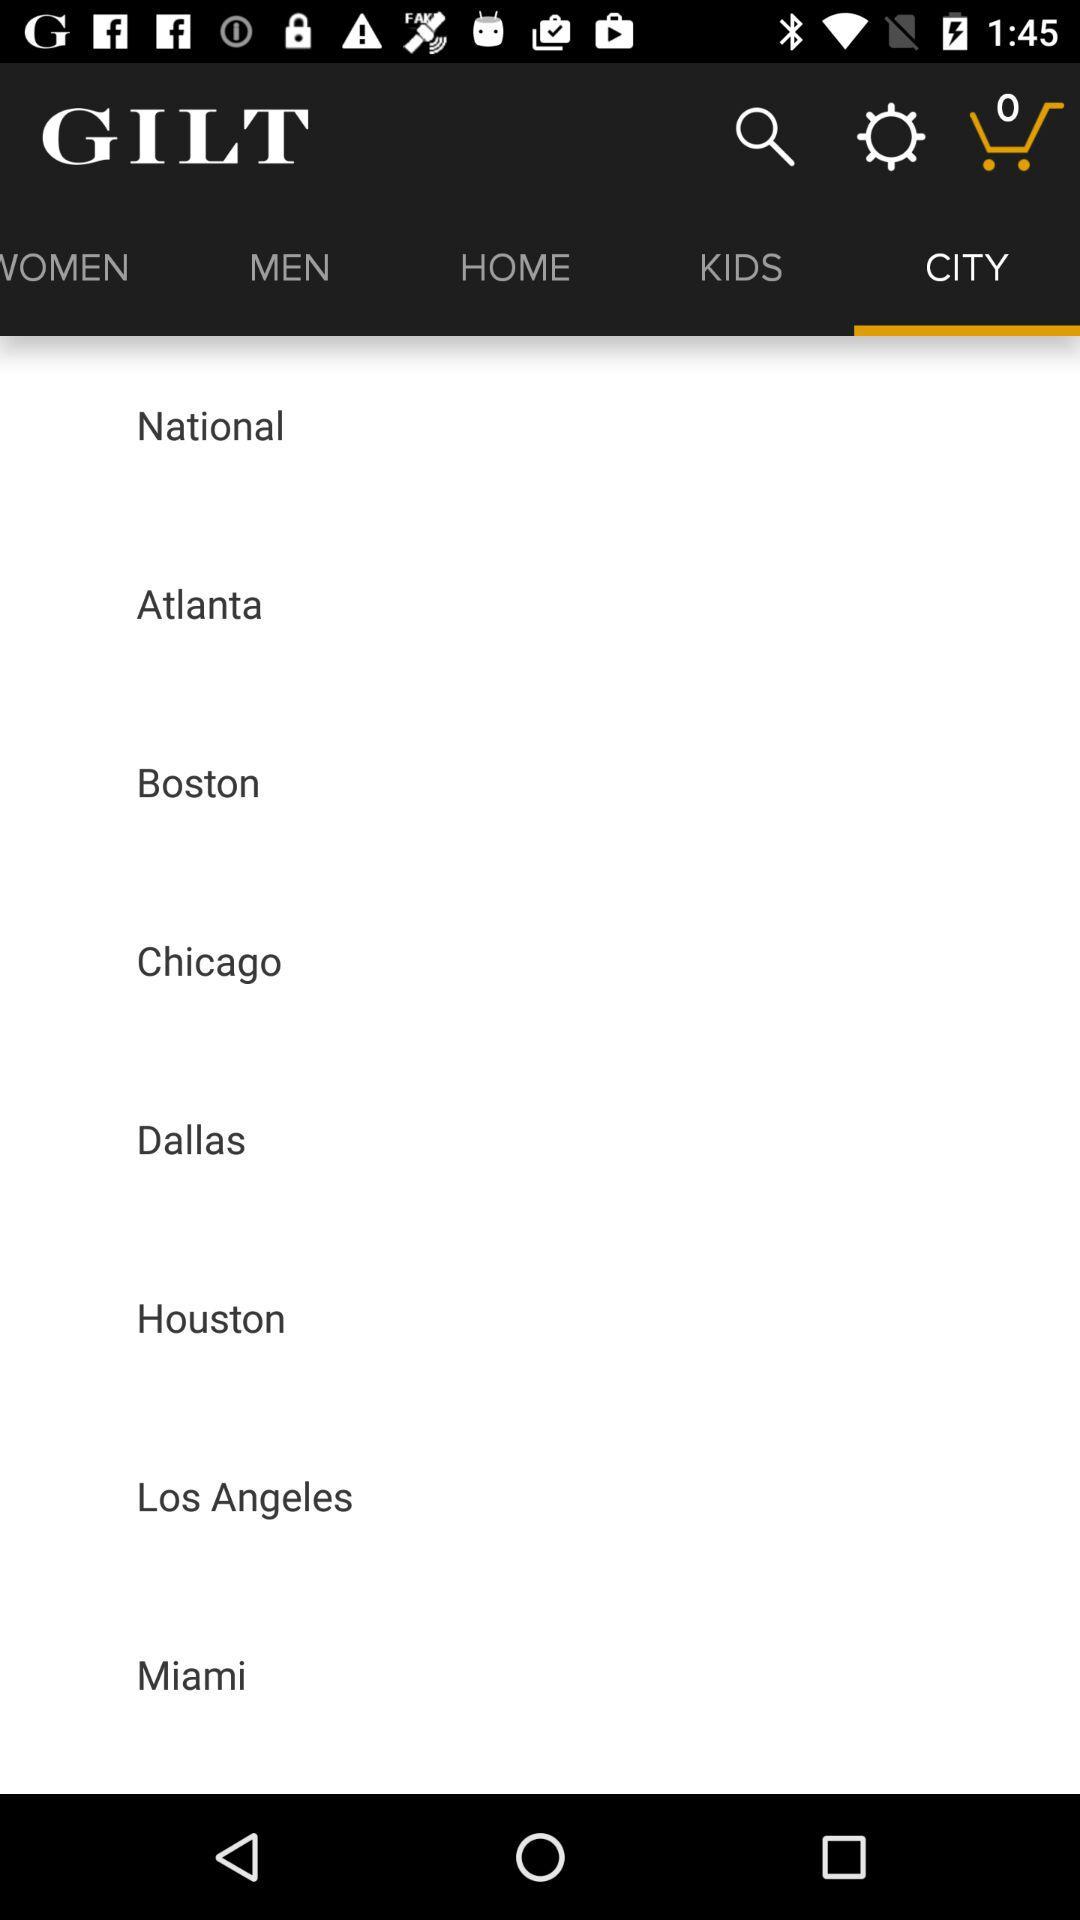 This screenshot has height=1920, width=1080. What do you see at coordinates (243, 1495) in the screenshot?
I see `los angeles item` at bounding box center [243, 1495].